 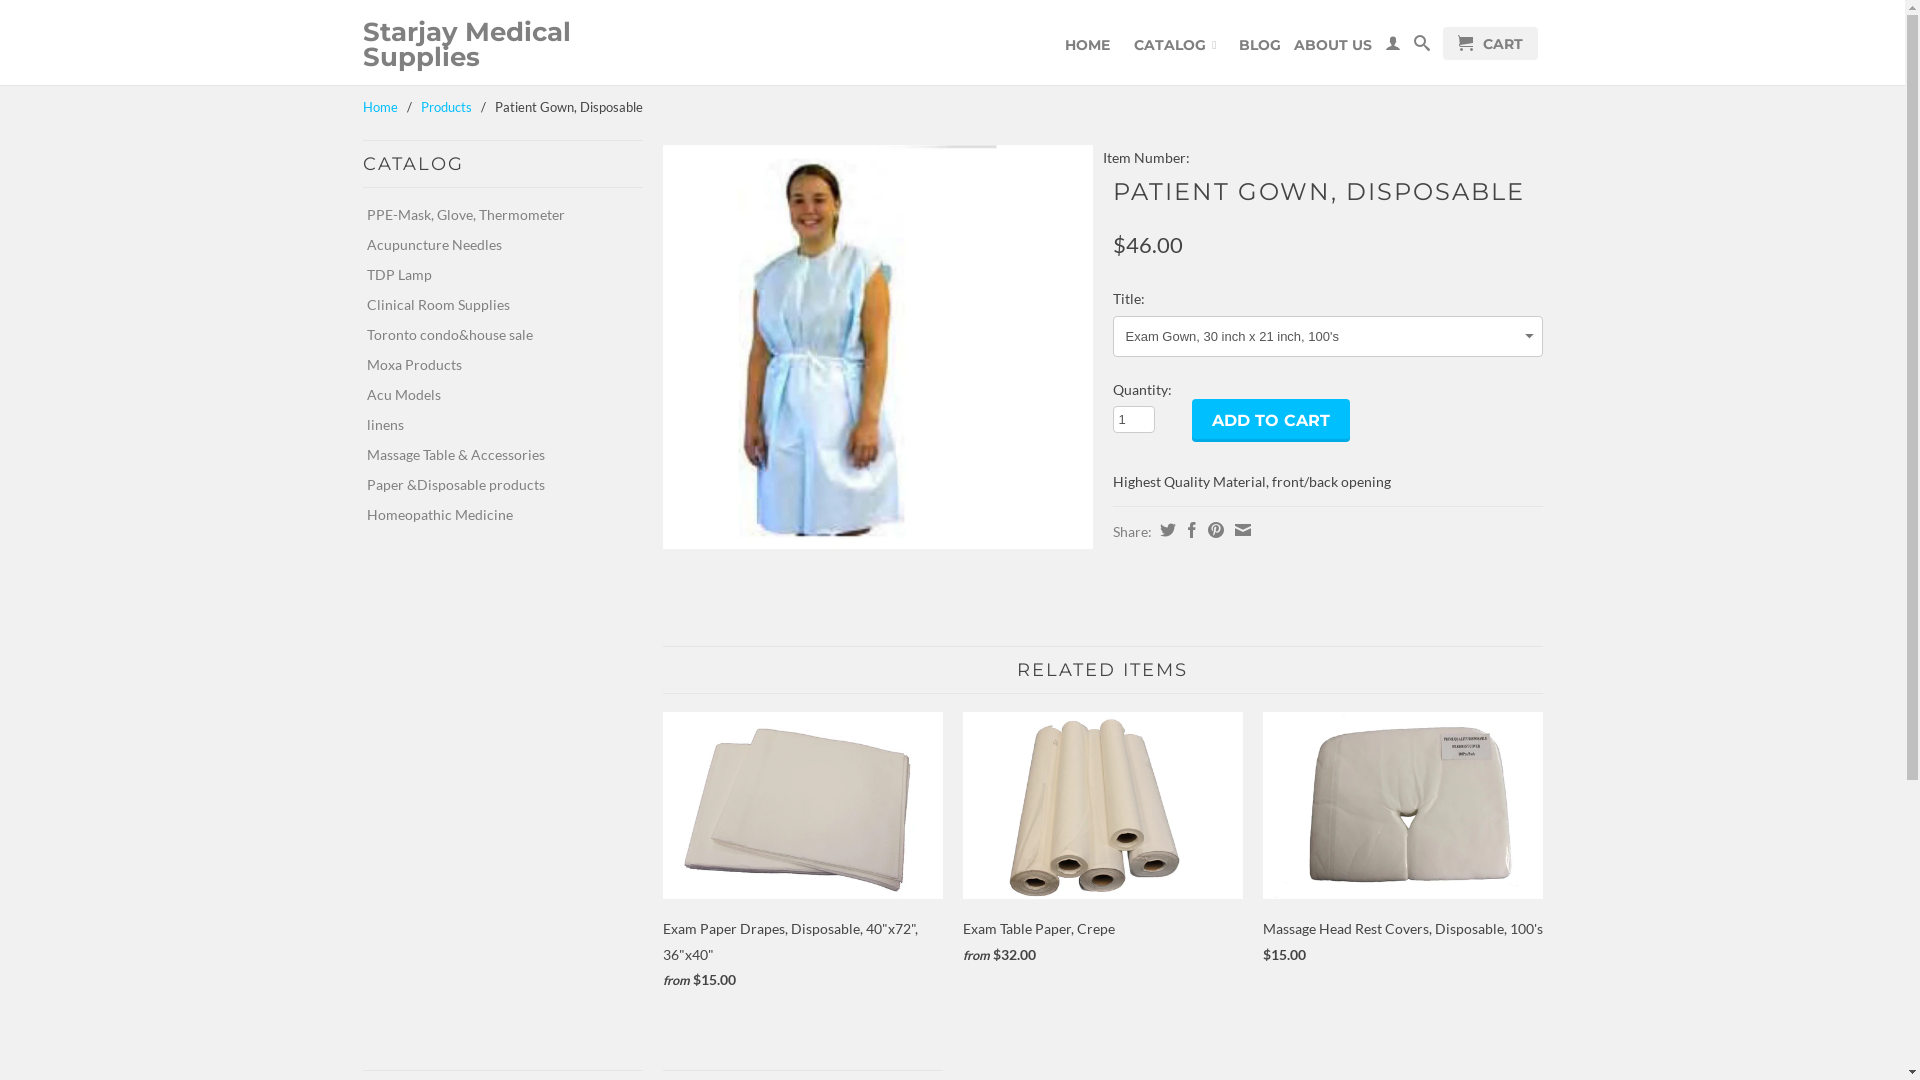 What do you see at coordinates (494, 304) in the screenshot?
I see `'Clinical Room Supplies'` at bounding box center [494, 304].